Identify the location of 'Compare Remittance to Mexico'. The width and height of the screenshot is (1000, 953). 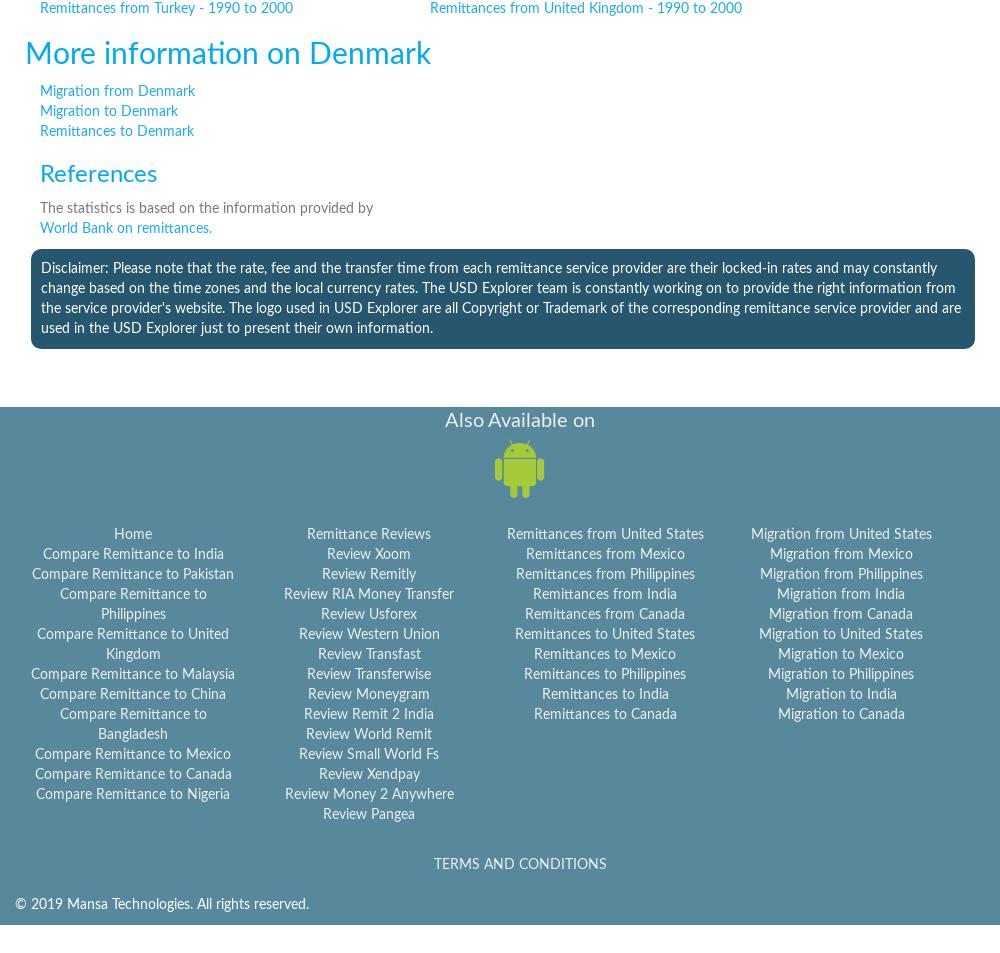
(133, 754).